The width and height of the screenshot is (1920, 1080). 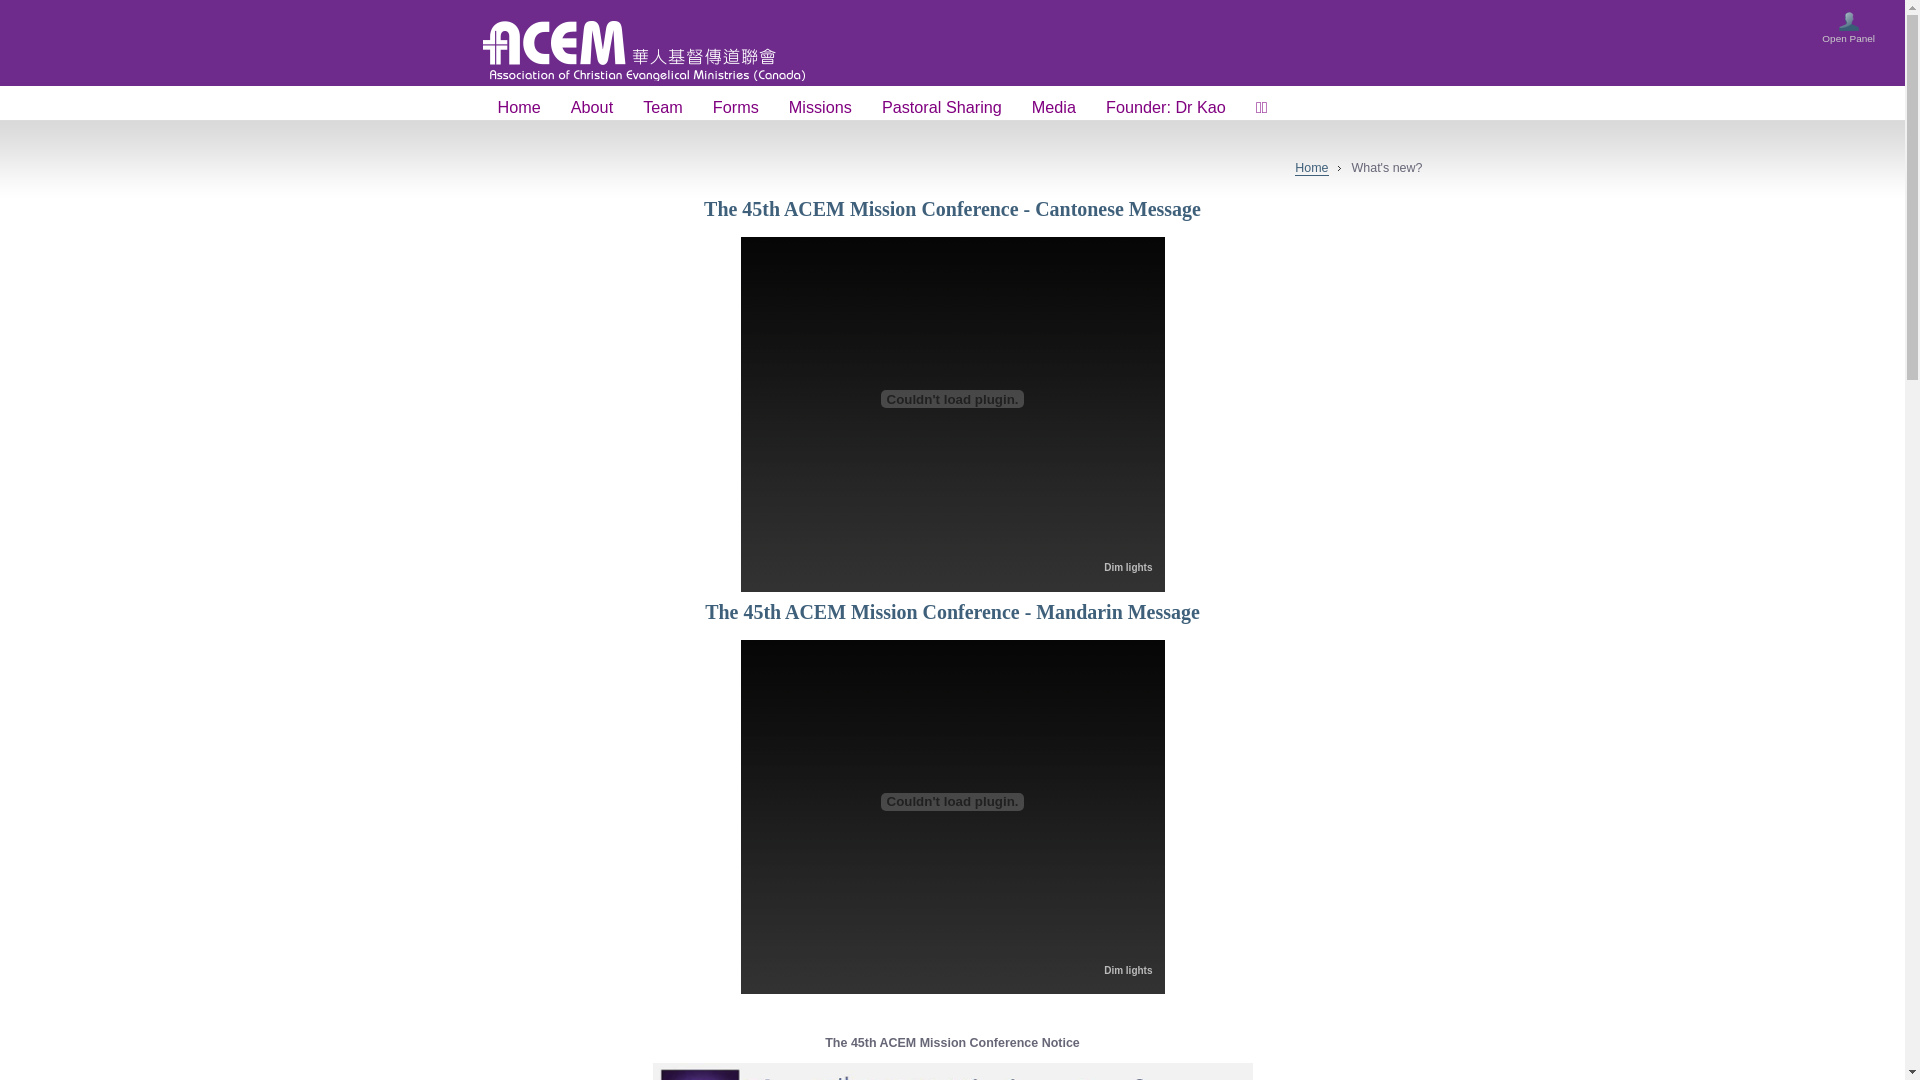 What do you see at coordinates (697, 108) in the screenshot?
I see `'Forms'` at bounding box center [697, 108].